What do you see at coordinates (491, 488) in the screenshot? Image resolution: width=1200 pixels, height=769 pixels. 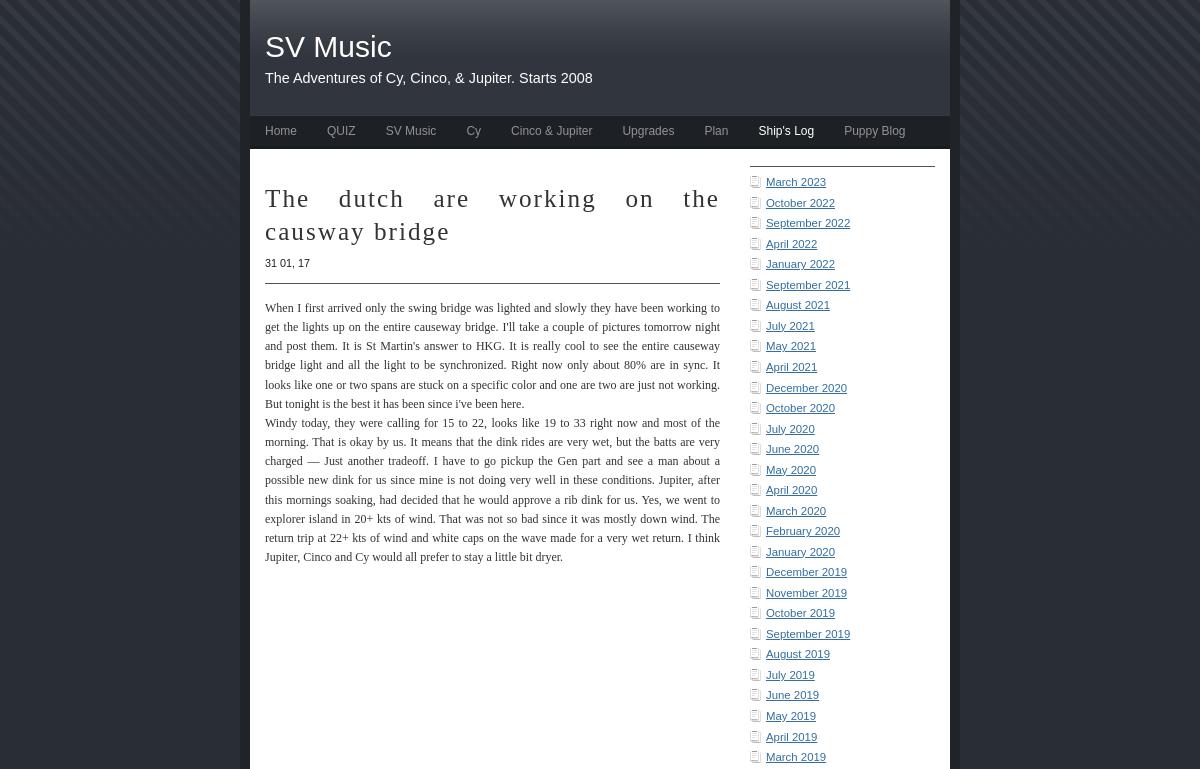 I see `'Windy today, they were calling for 15 to 22, looks like 19 to 33 right now and most of the morning.  That is okay by us.  It means that the dink rides are very wet, but the batts are very charged — Just another tradeoff.   I have to go pickup the Gen part and see a man about a possible new dink for us since mine is not doing very well in these conditions.   Jupiter, after this mornings soaking, had decided that he would approve a rib dink for us.  Yes, we went to explorer island in 20+ kts of wind.   That was not so bad since it was mostly down wind.   The return trip at 22+ kts of wind and white caps on the wave made for a very wet return.  I think Jupiter, Cinco and Cy would all prefer to stay a little bit dryer.'` at bounding box center [491, 488].